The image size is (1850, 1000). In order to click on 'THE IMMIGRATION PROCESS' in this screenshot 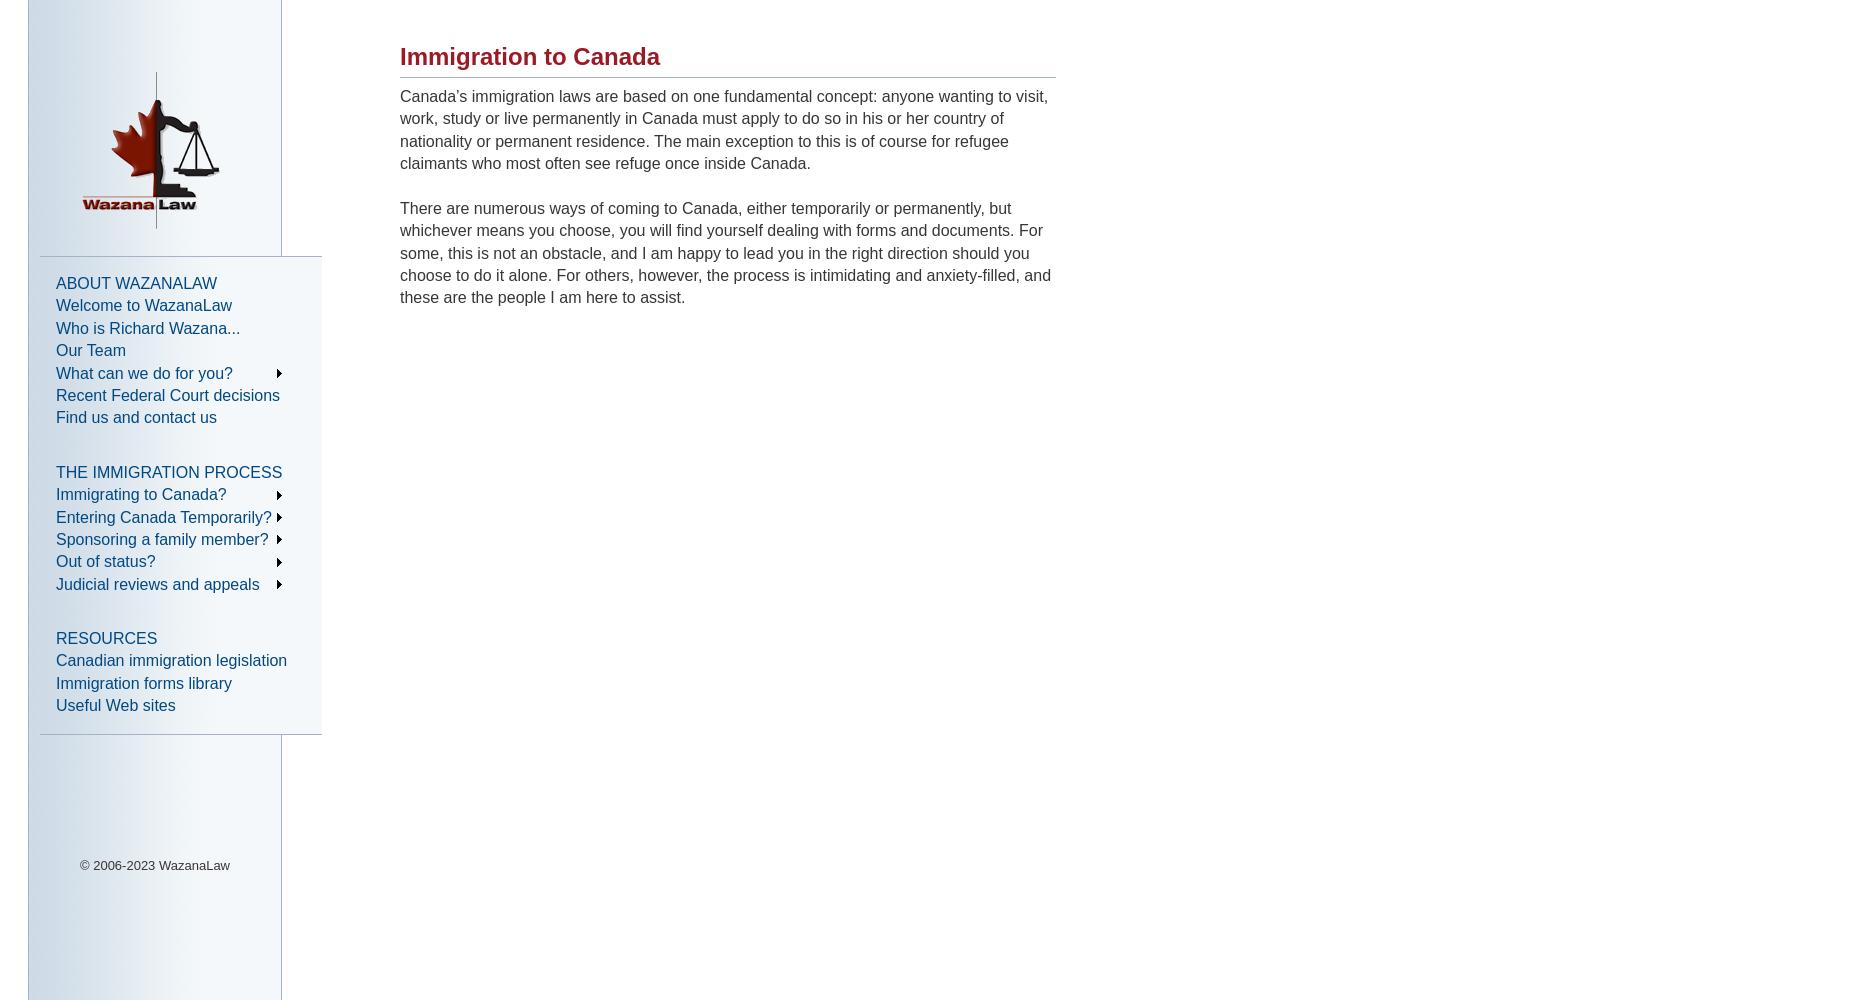, I will do `click(168, 470)`.